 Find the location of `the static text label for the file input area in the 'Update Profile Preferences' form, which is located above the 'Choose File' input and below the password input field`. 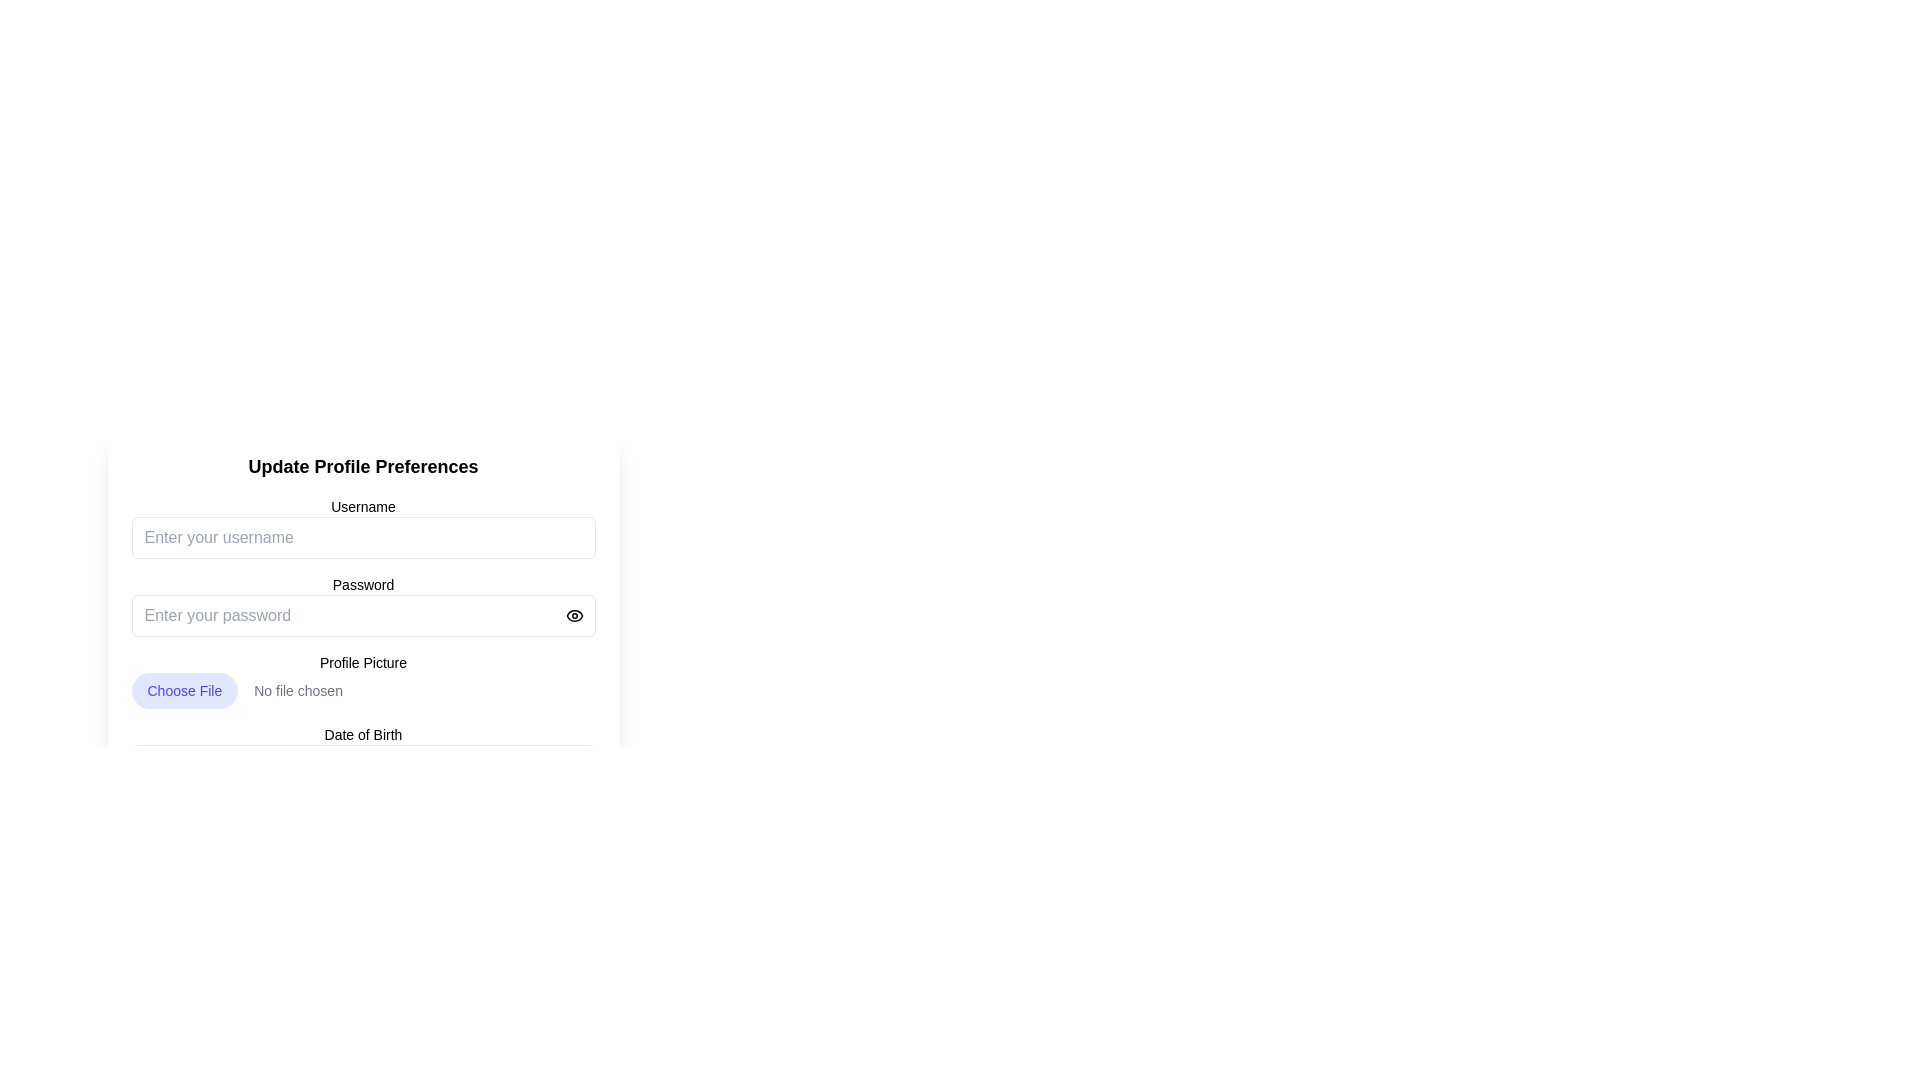

the static text label for the file input area in the 'Update Profile Preferences' form, which is located above the 'Choose File' input and below the password input field is located at coordinates (363, 663).